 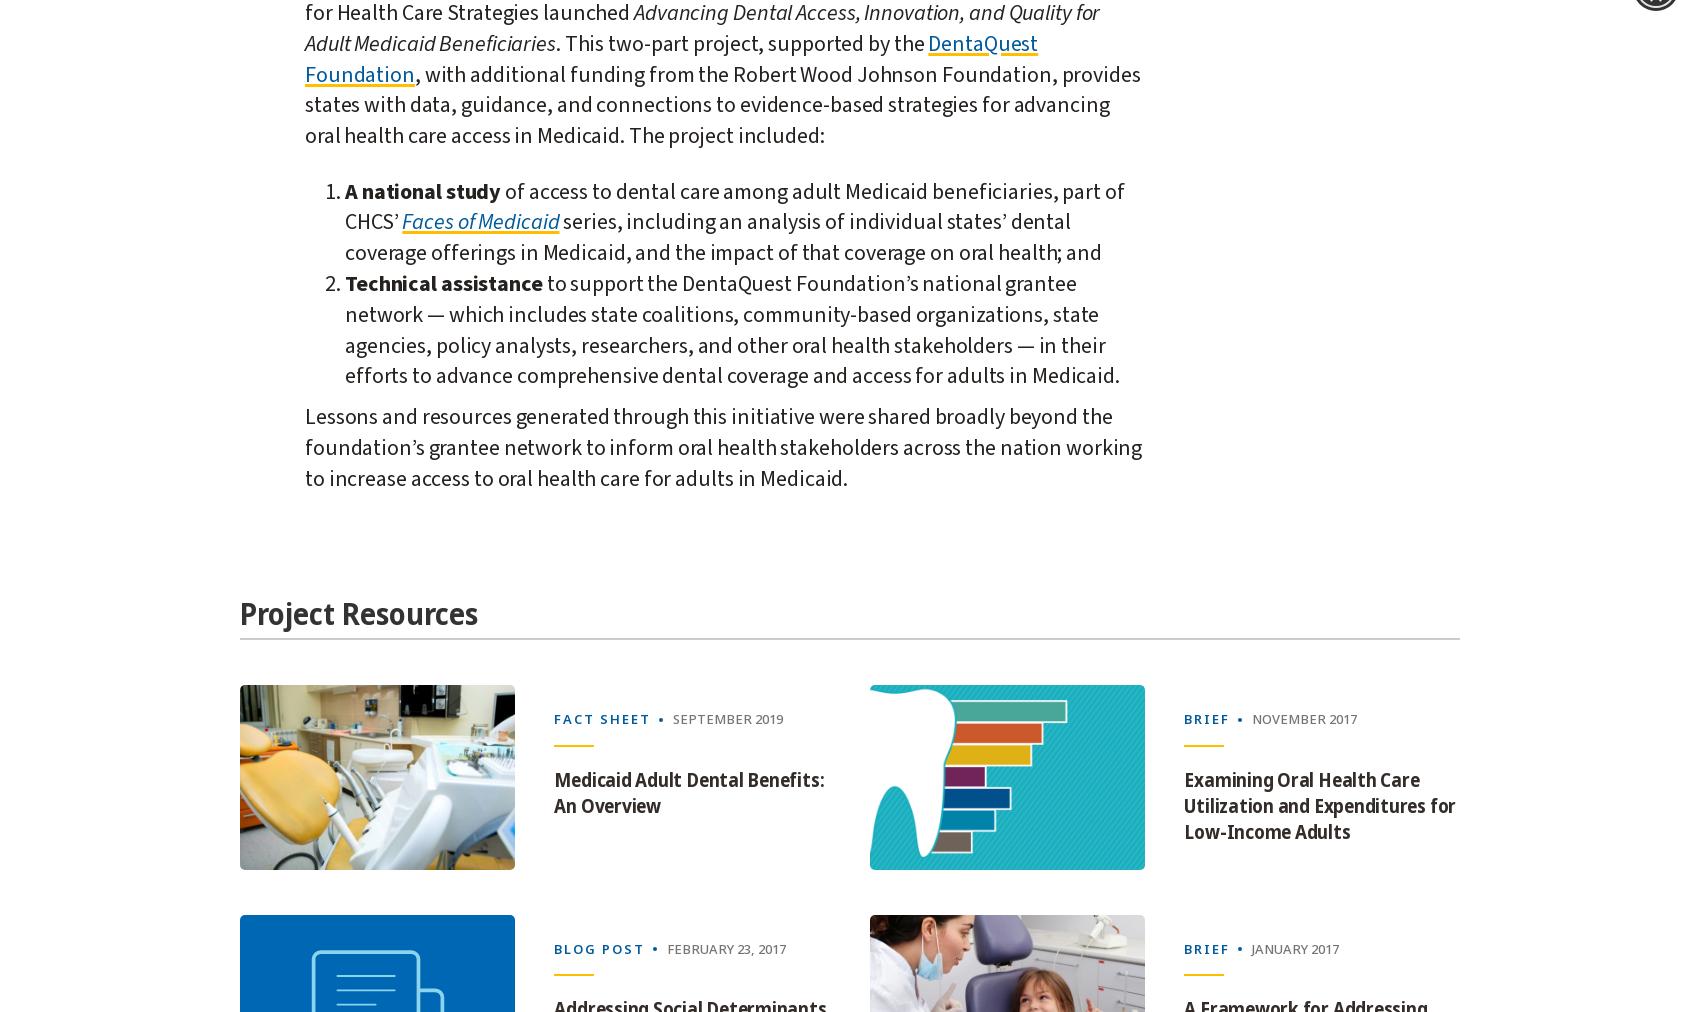 What do you see at coordinates (430, 190) in the screenshot?
I see `'national study'` at bounding box center [430, 190].